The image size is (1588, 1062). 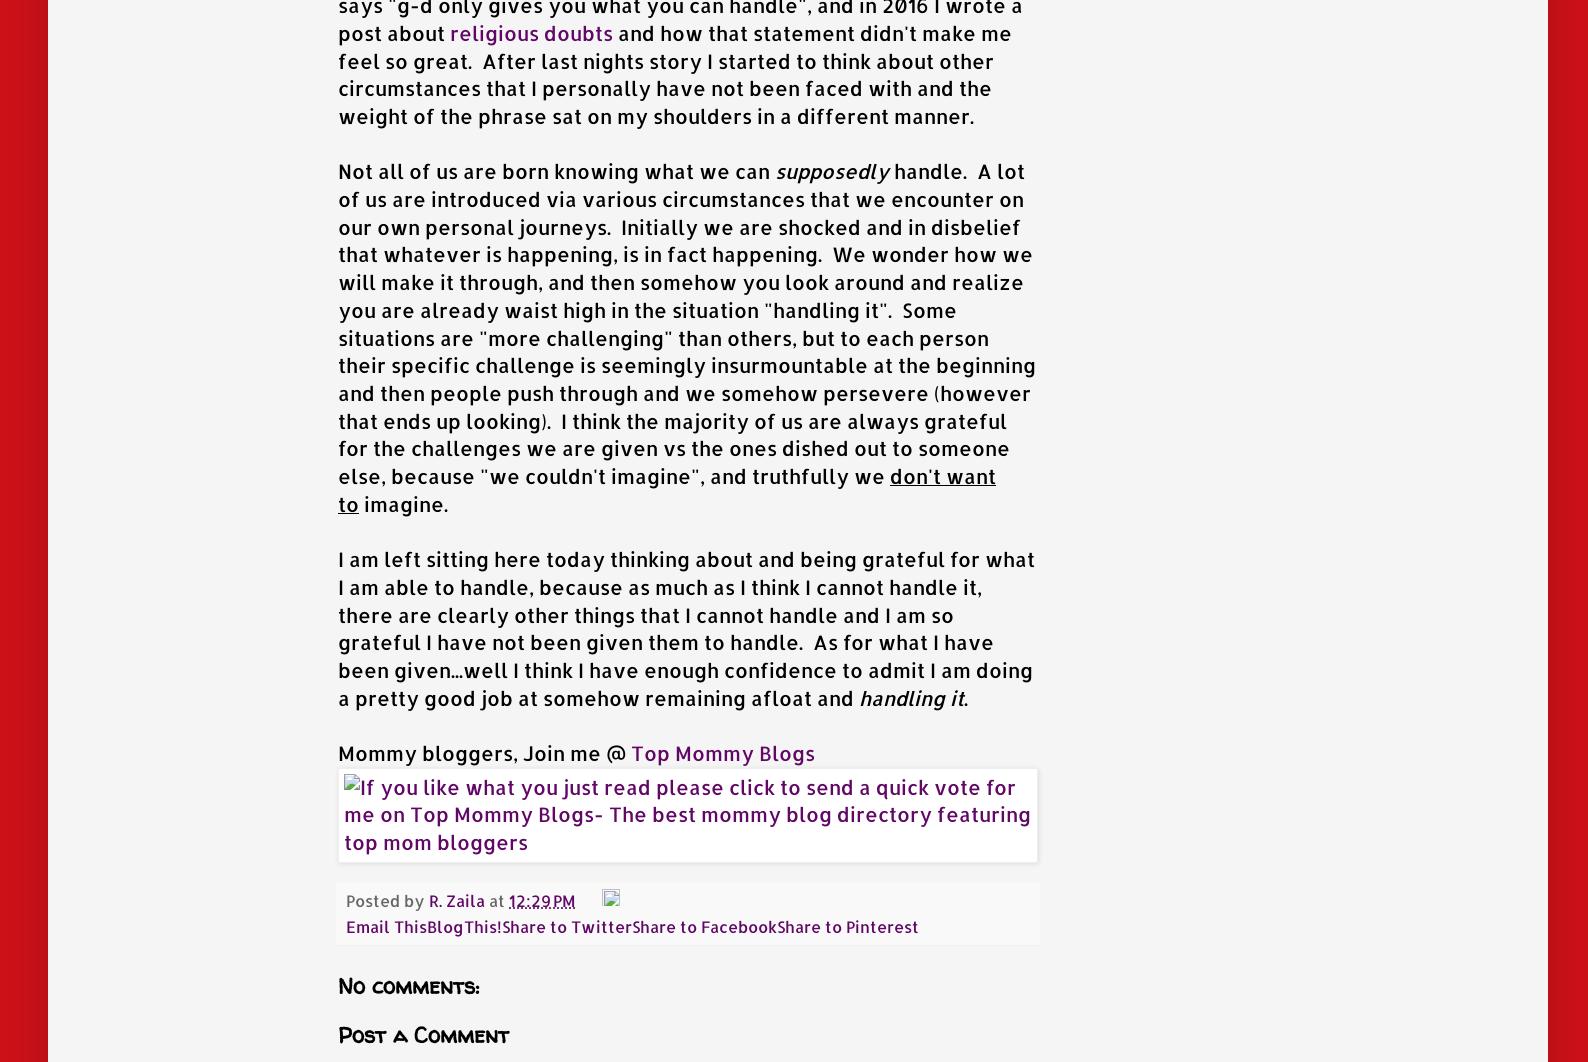 What do you see at coordinates (686, 323) in the screenshot?
I see `'handle.  A lot of us are introduced via various circumstances that we encounter on our own personal journeys.  Initially we are shocked and in disbelief that whatever is happening, is in fact happening.  We wonder how we will make it through, and then somehow you look around and realize you are already waist high in the situation "handling it".  Some situations are "more challenging" than others, but to each person their specific challenge is seemingly insurmountable at the beginning and then people push through and we somehow persevere (however that ends up looking).  I think the majority of us are always grateful for the challenges we are given vs the ones dished out to someone else, because "we couldn't imagine", and truthfully we'` at bounding box center [686, 323].